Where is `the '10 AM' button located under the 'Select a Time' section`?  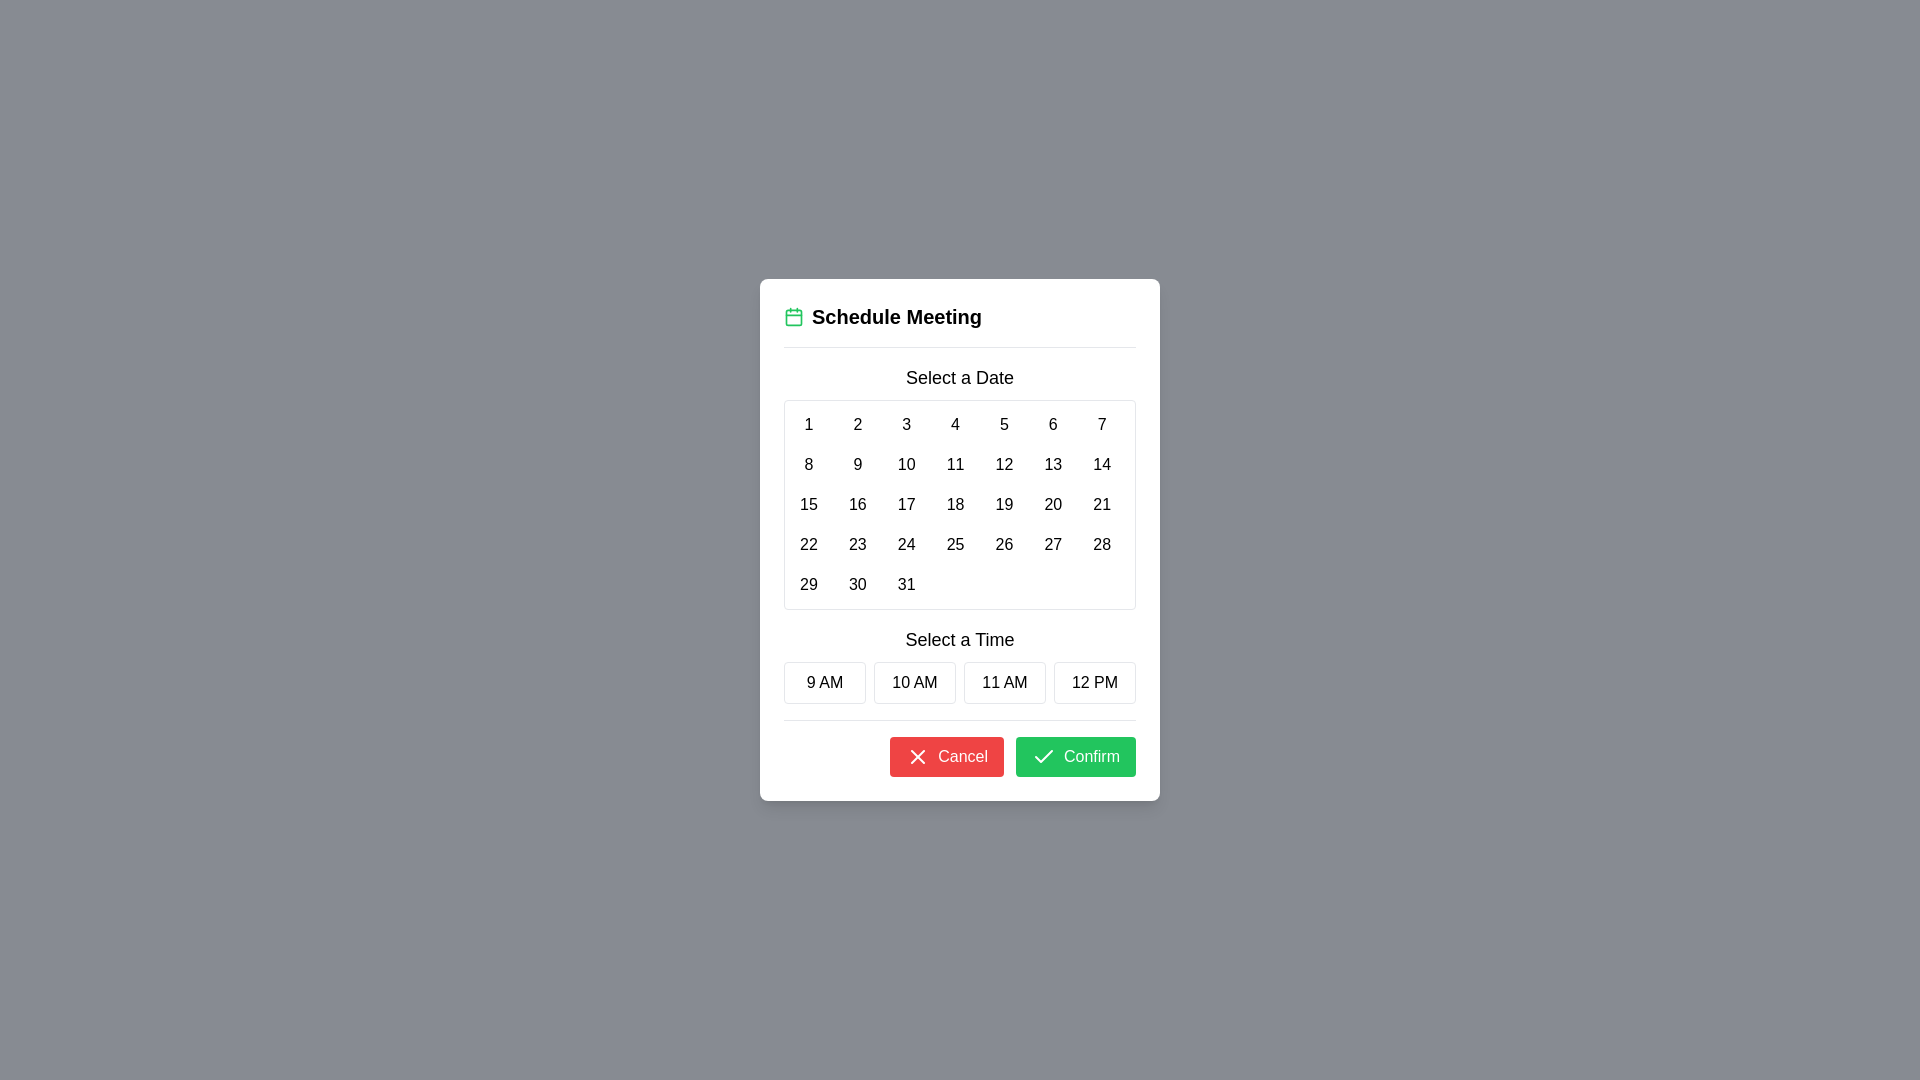 the '10 AM' button located under the 'Select a Time' section is located at coordinates (914, 681).